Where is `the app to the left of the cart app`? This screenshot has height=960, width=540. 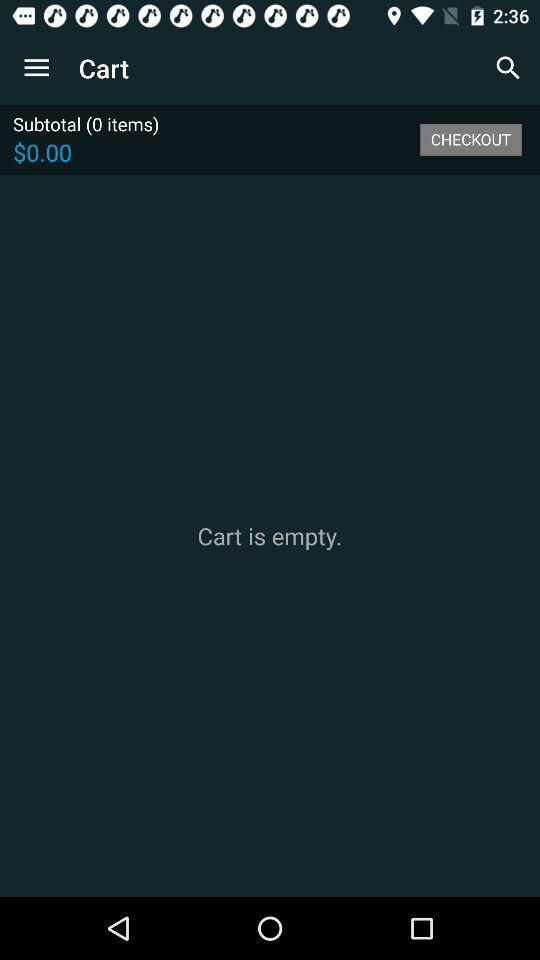 the app to the left of the cart app is located at coordinates (36, 68).